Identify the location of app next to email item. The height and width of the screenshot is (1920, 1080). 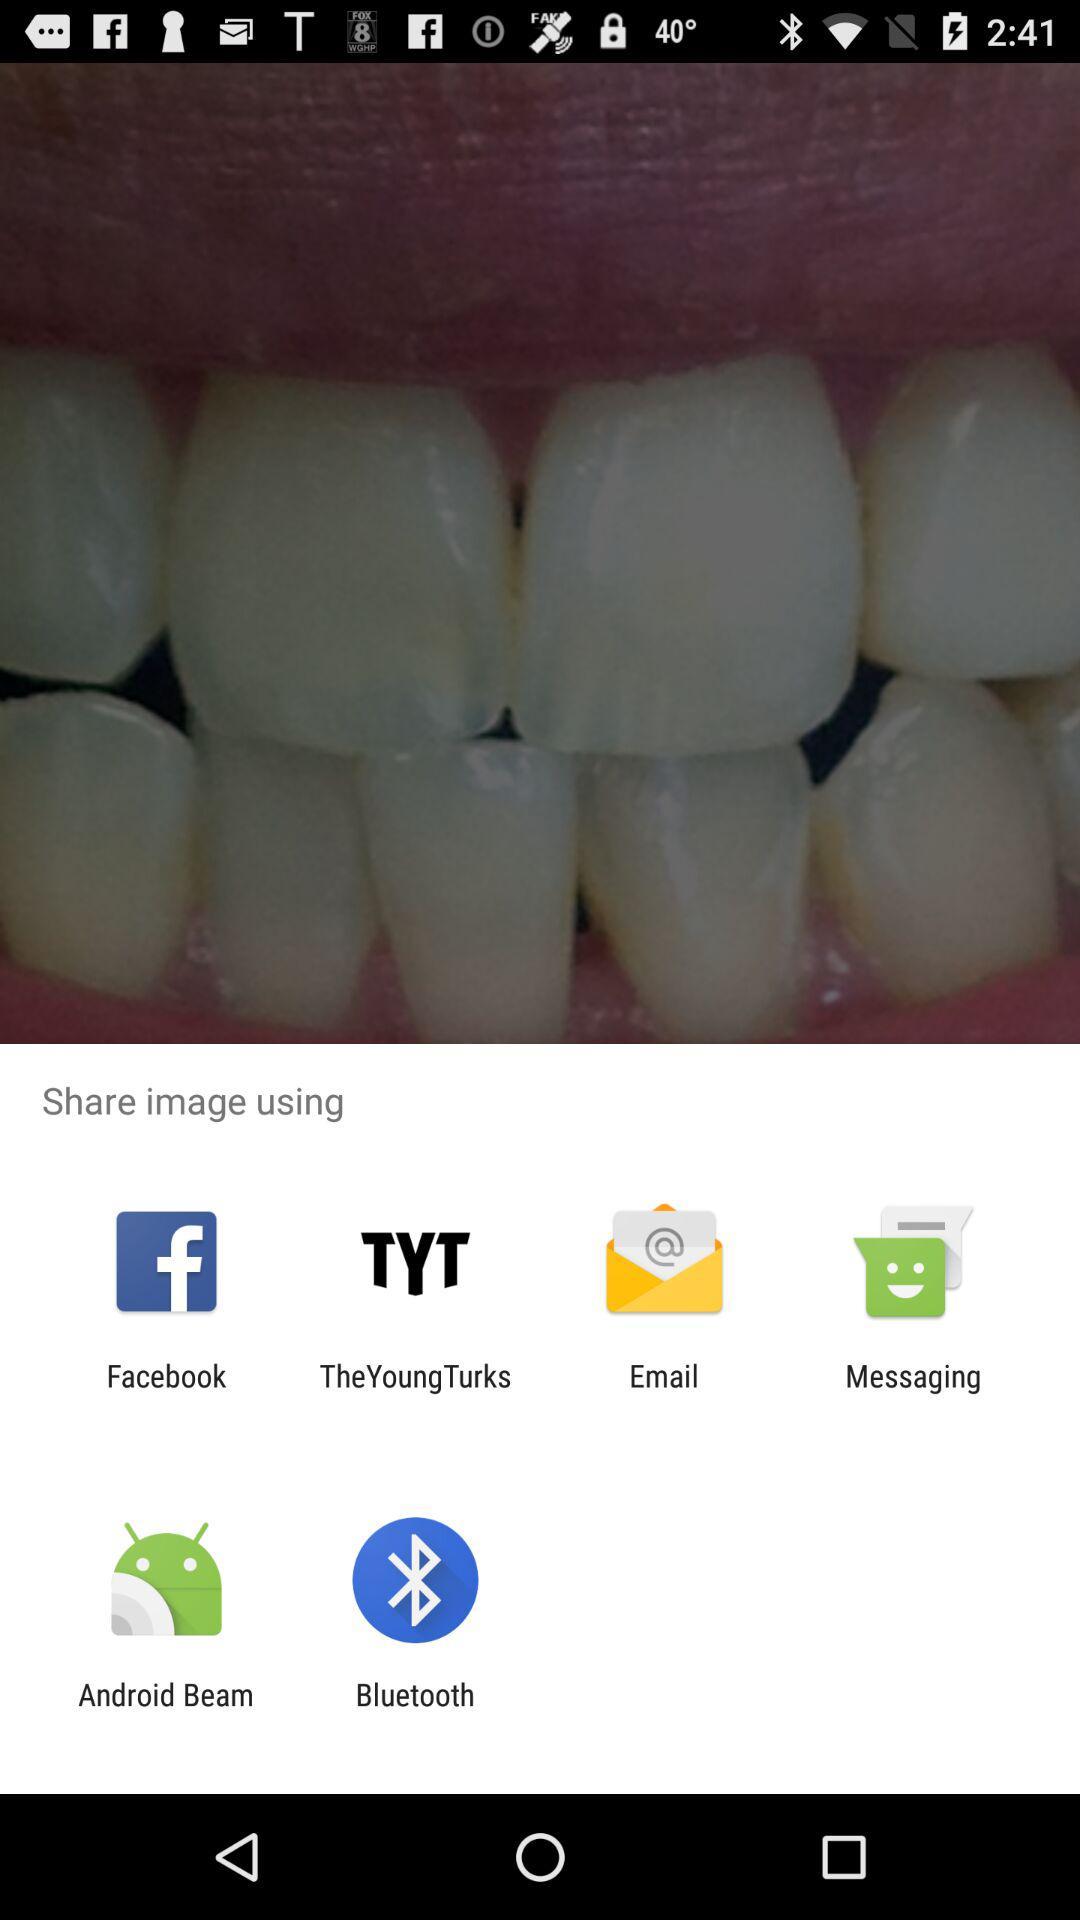
(913, 1392).